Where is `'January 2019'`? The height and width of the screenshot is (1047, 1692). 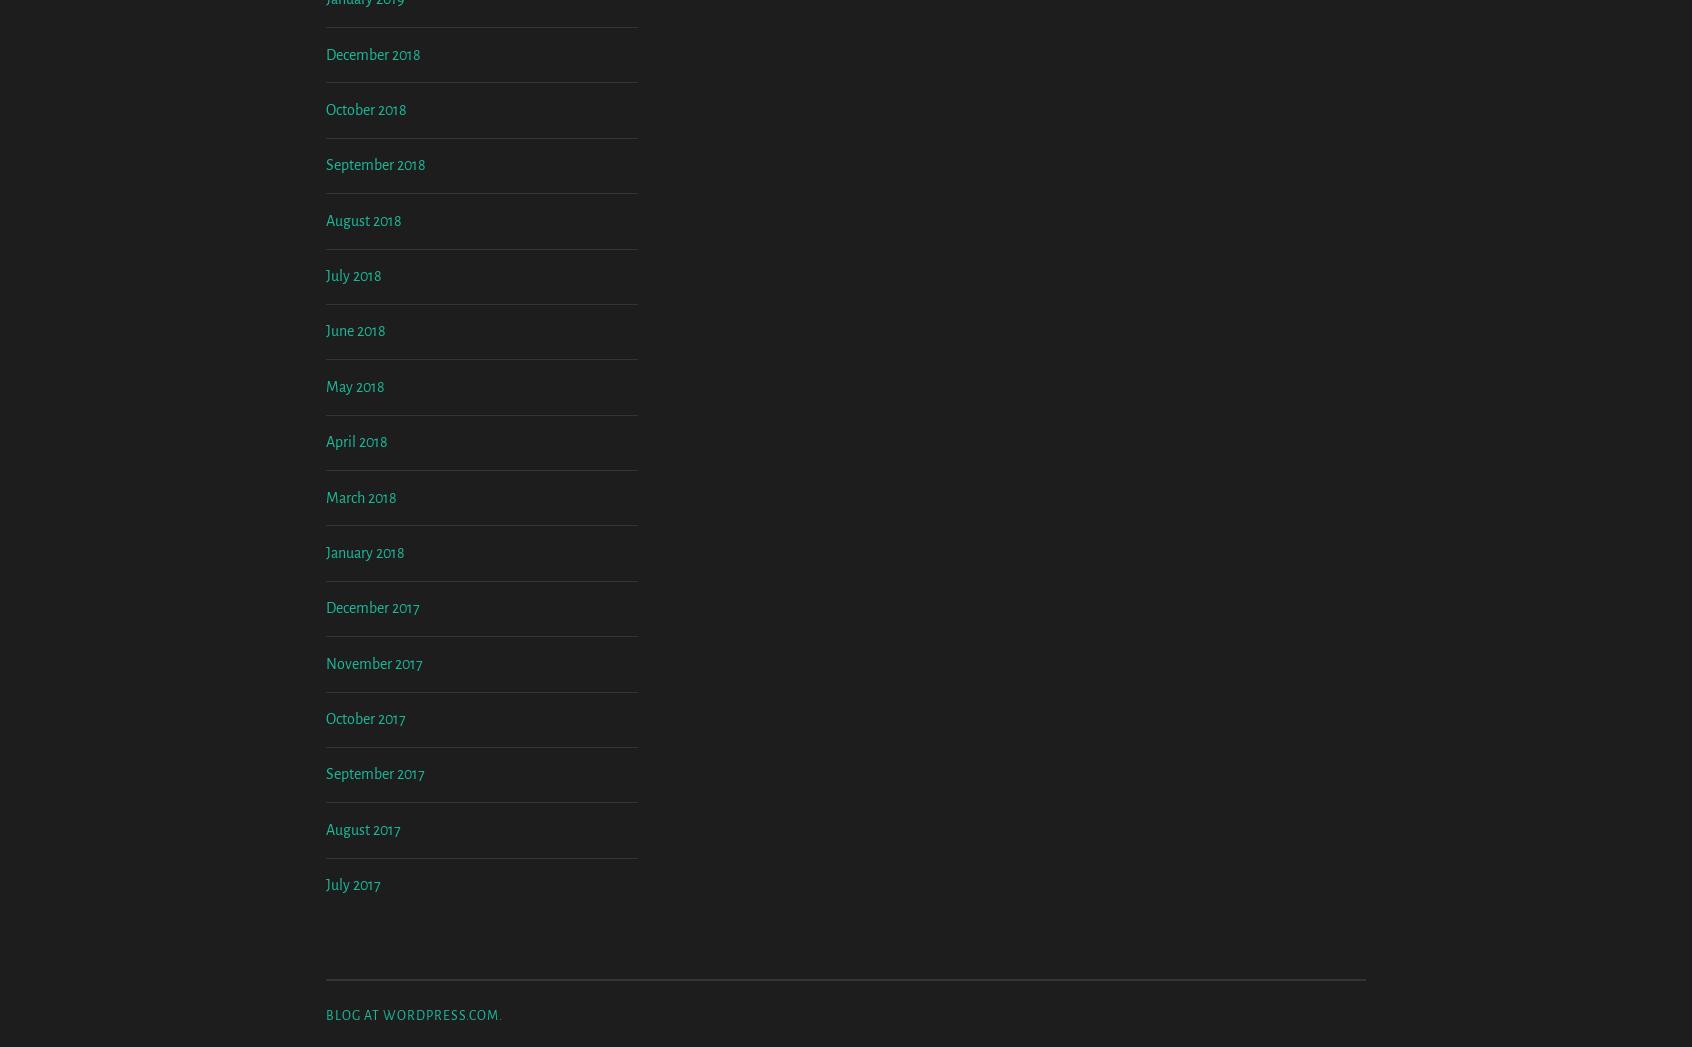
'January 2019' is located at coordinates (325, 165).